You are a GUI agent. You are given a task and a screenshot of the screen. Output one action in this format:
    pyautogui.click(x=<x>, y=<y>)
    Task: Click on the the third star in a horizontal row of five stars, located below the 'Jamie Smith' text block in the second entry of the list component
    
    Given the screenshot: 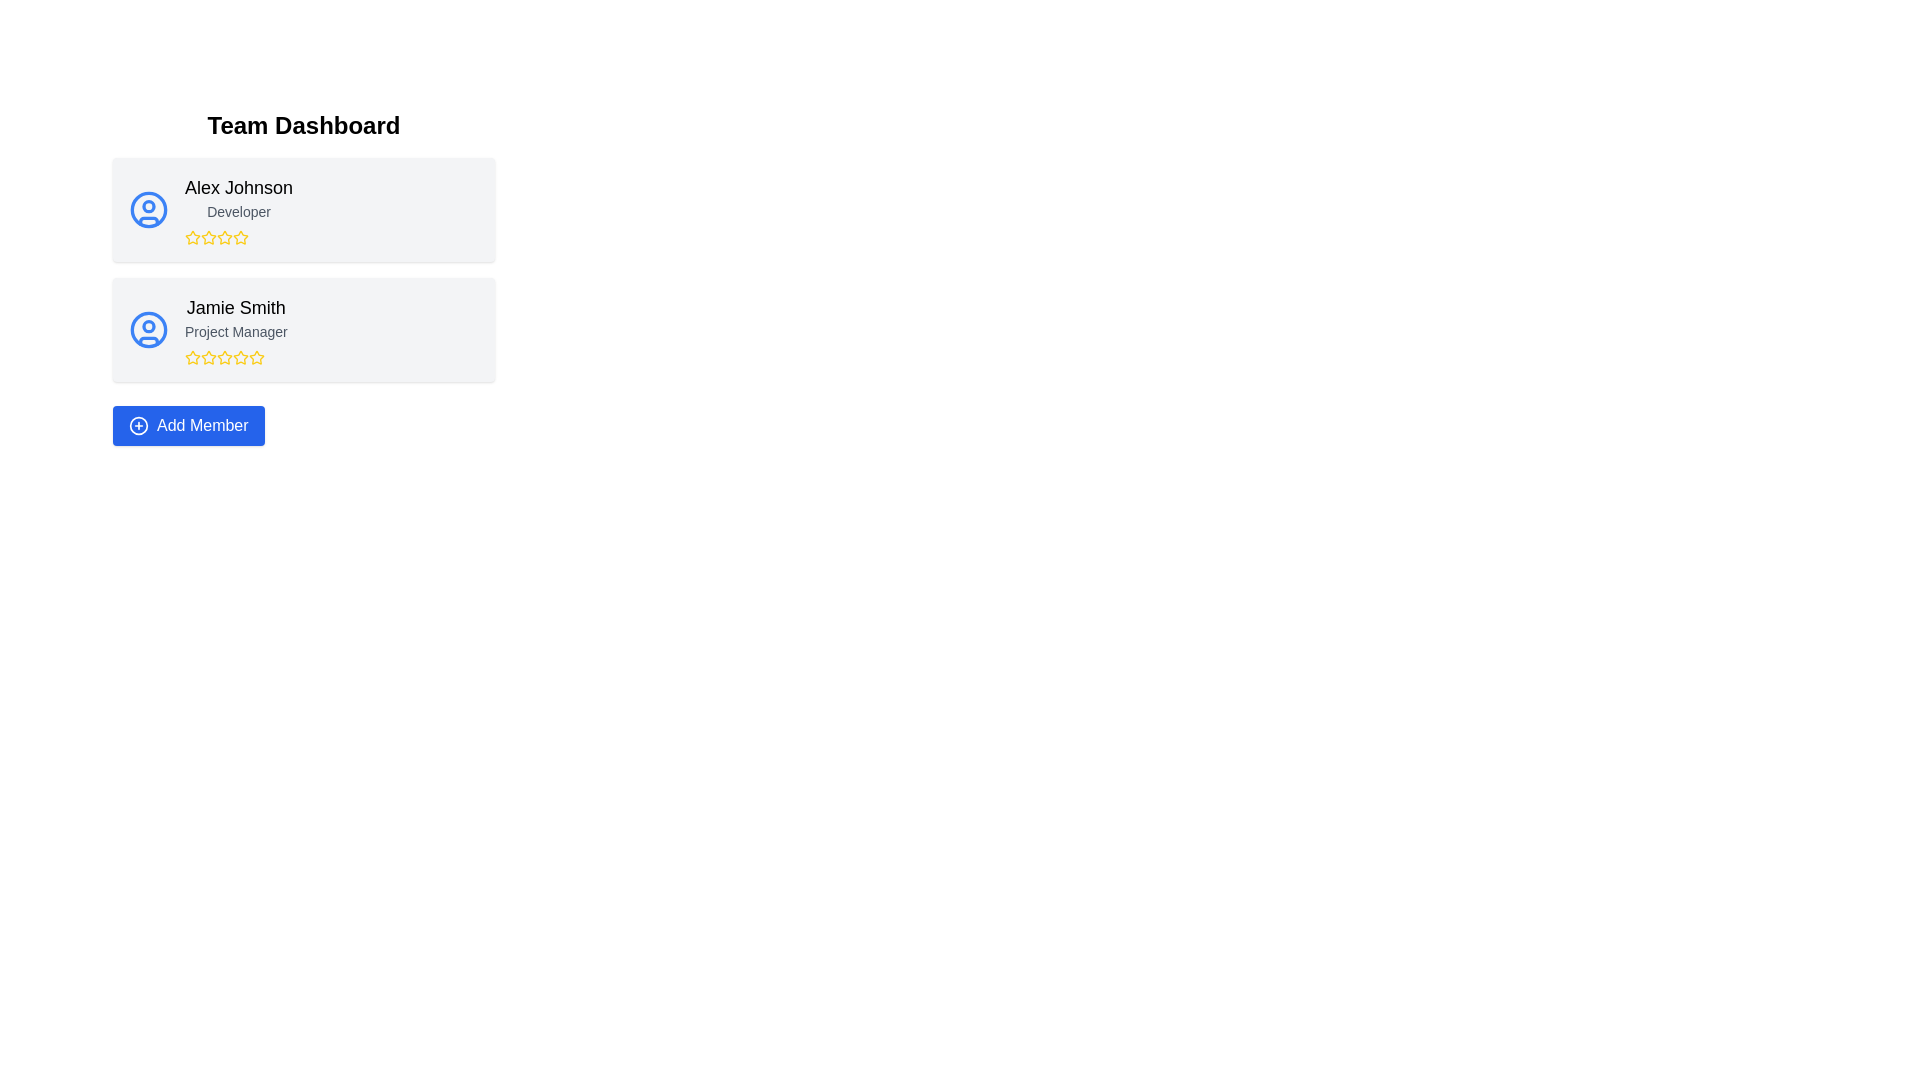 What is the action you would take?
    pyautogui.click(x=209, y=357)
    